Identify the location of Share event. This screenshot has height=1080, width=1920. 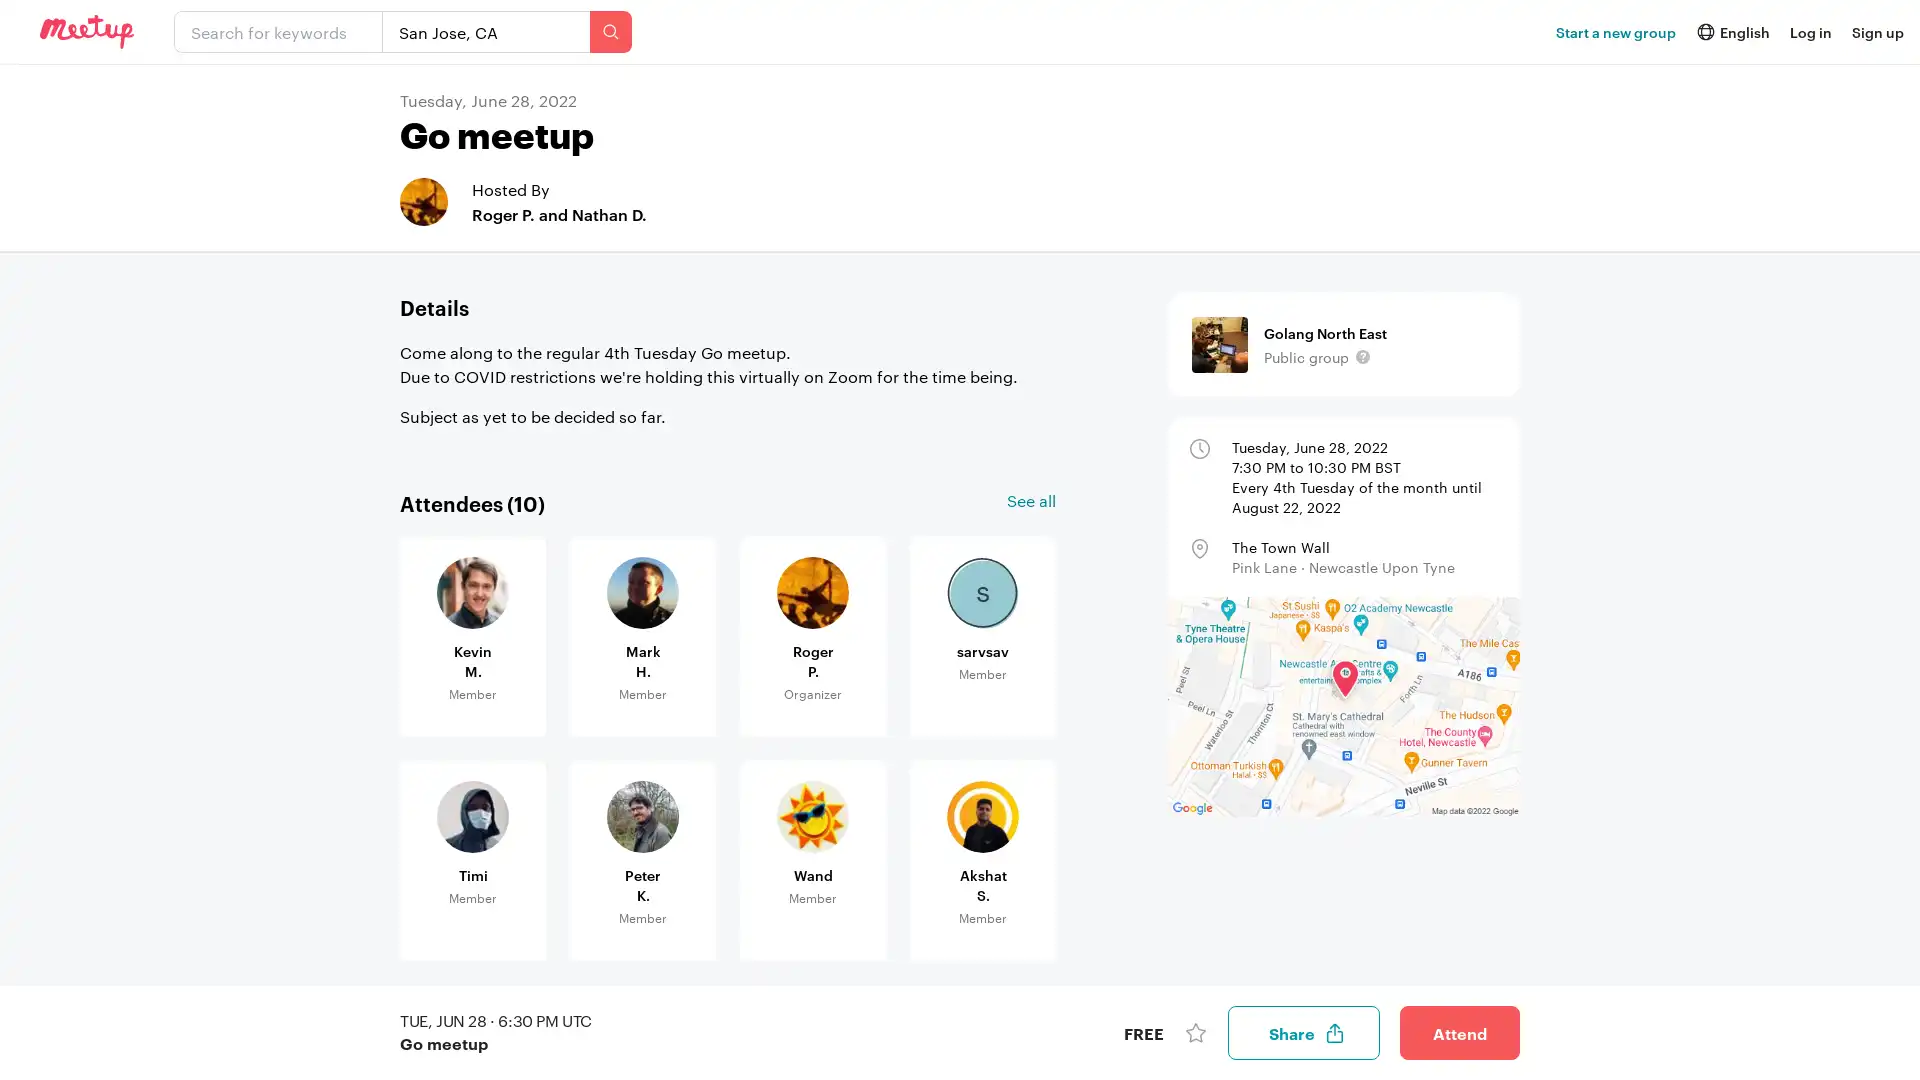
(1304, 1033).